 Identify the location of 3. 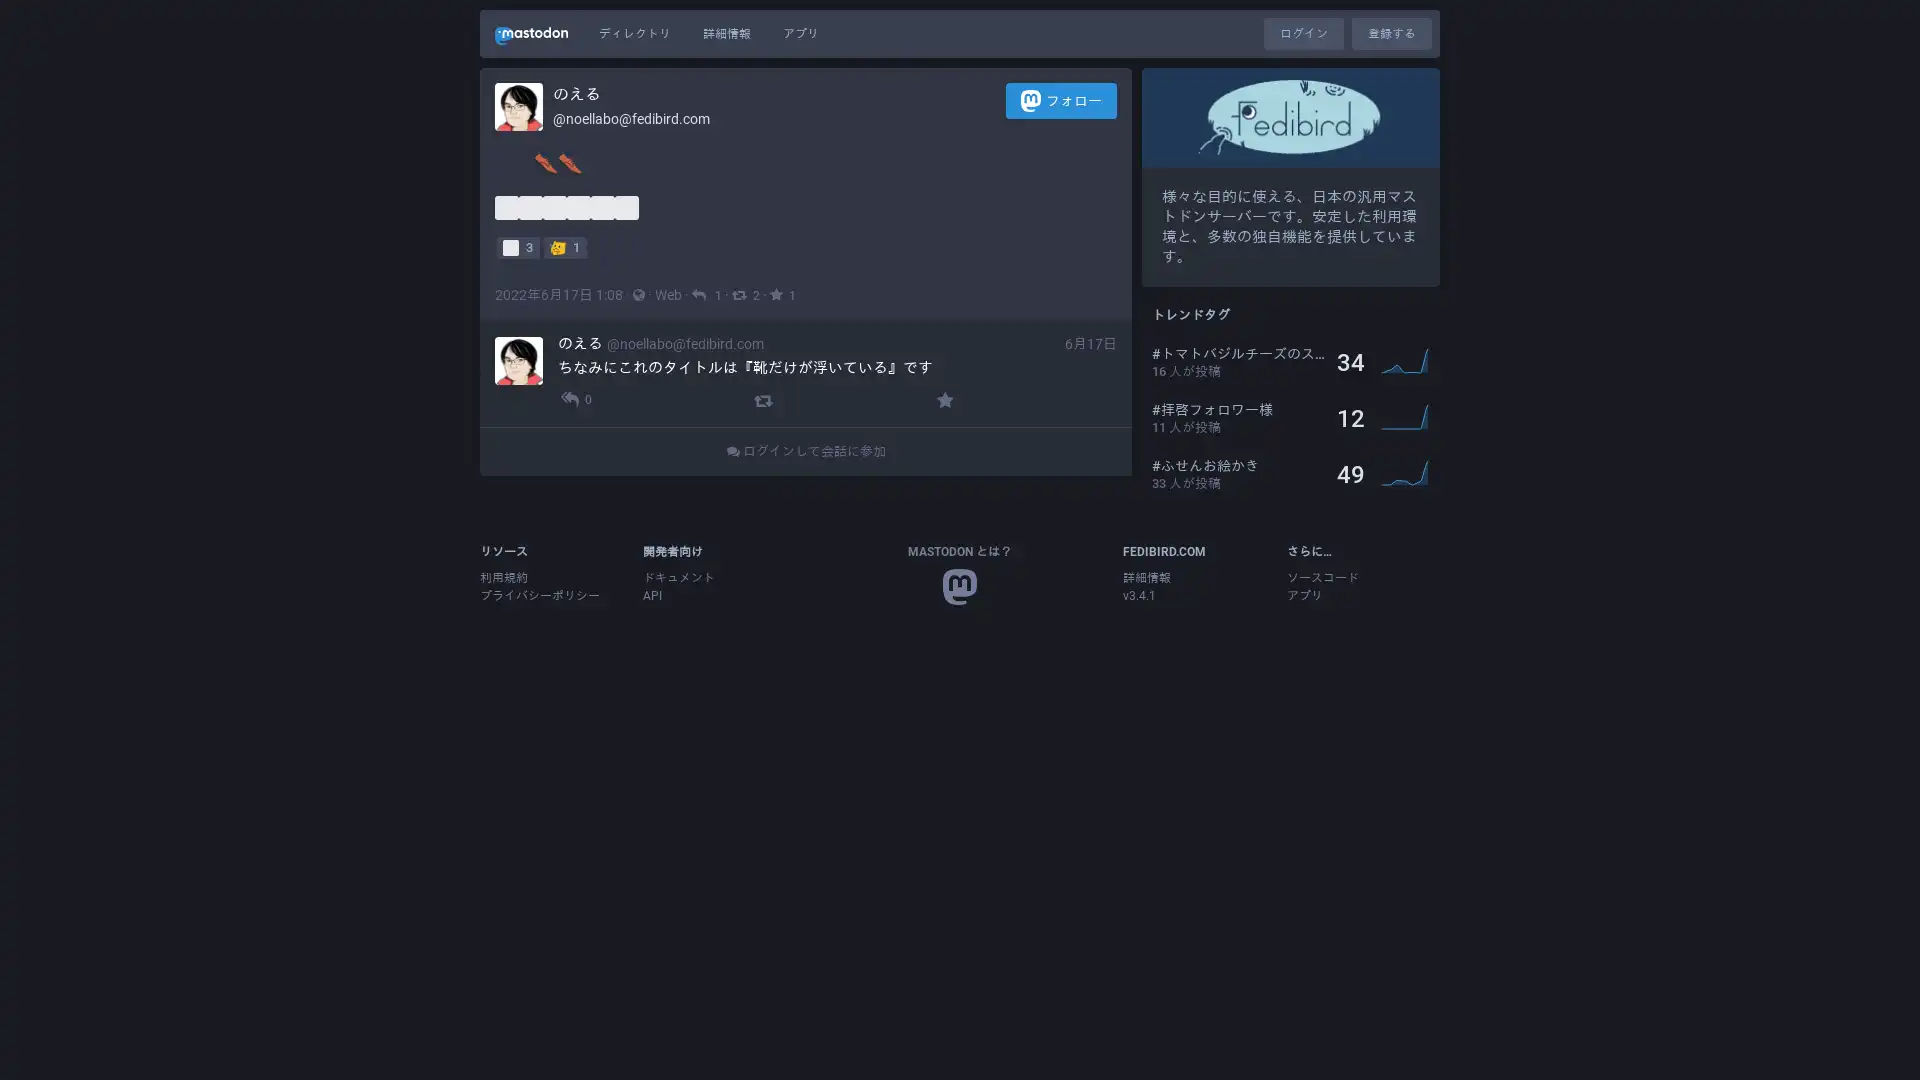
(518, 245).